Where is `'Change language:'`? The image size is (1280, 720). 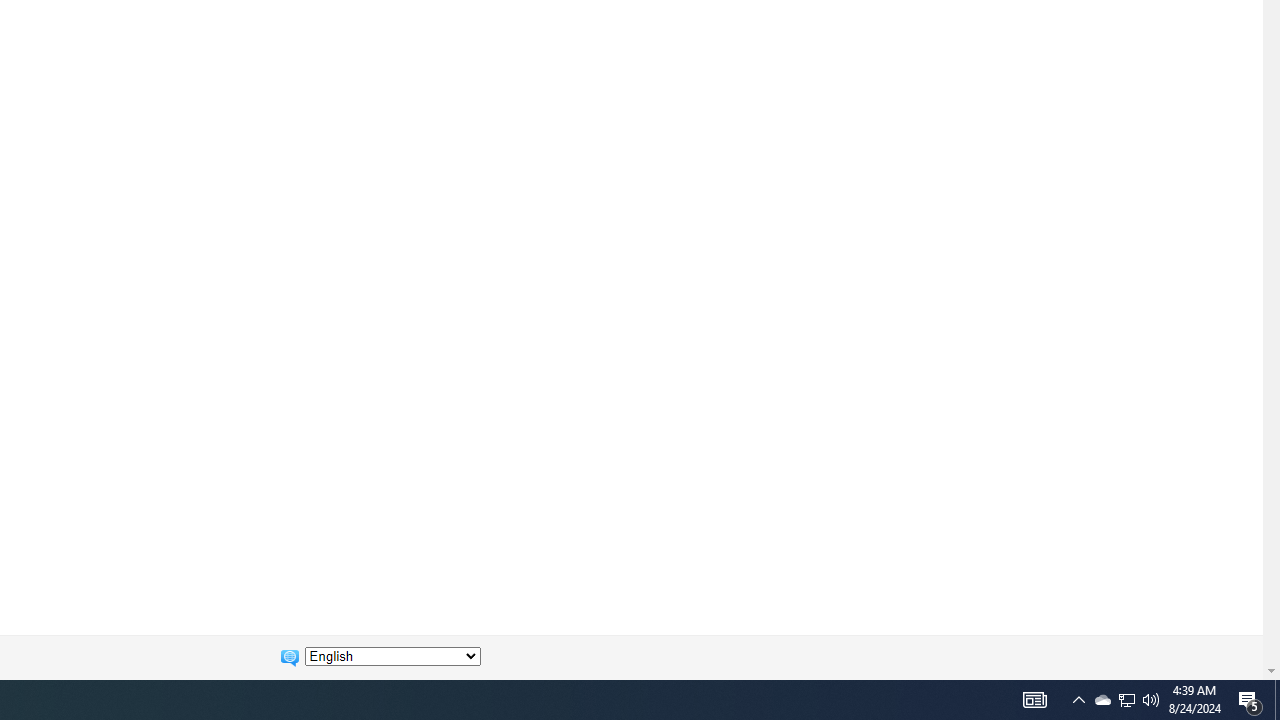
'Change language:' is located at coordinates (392, 656).